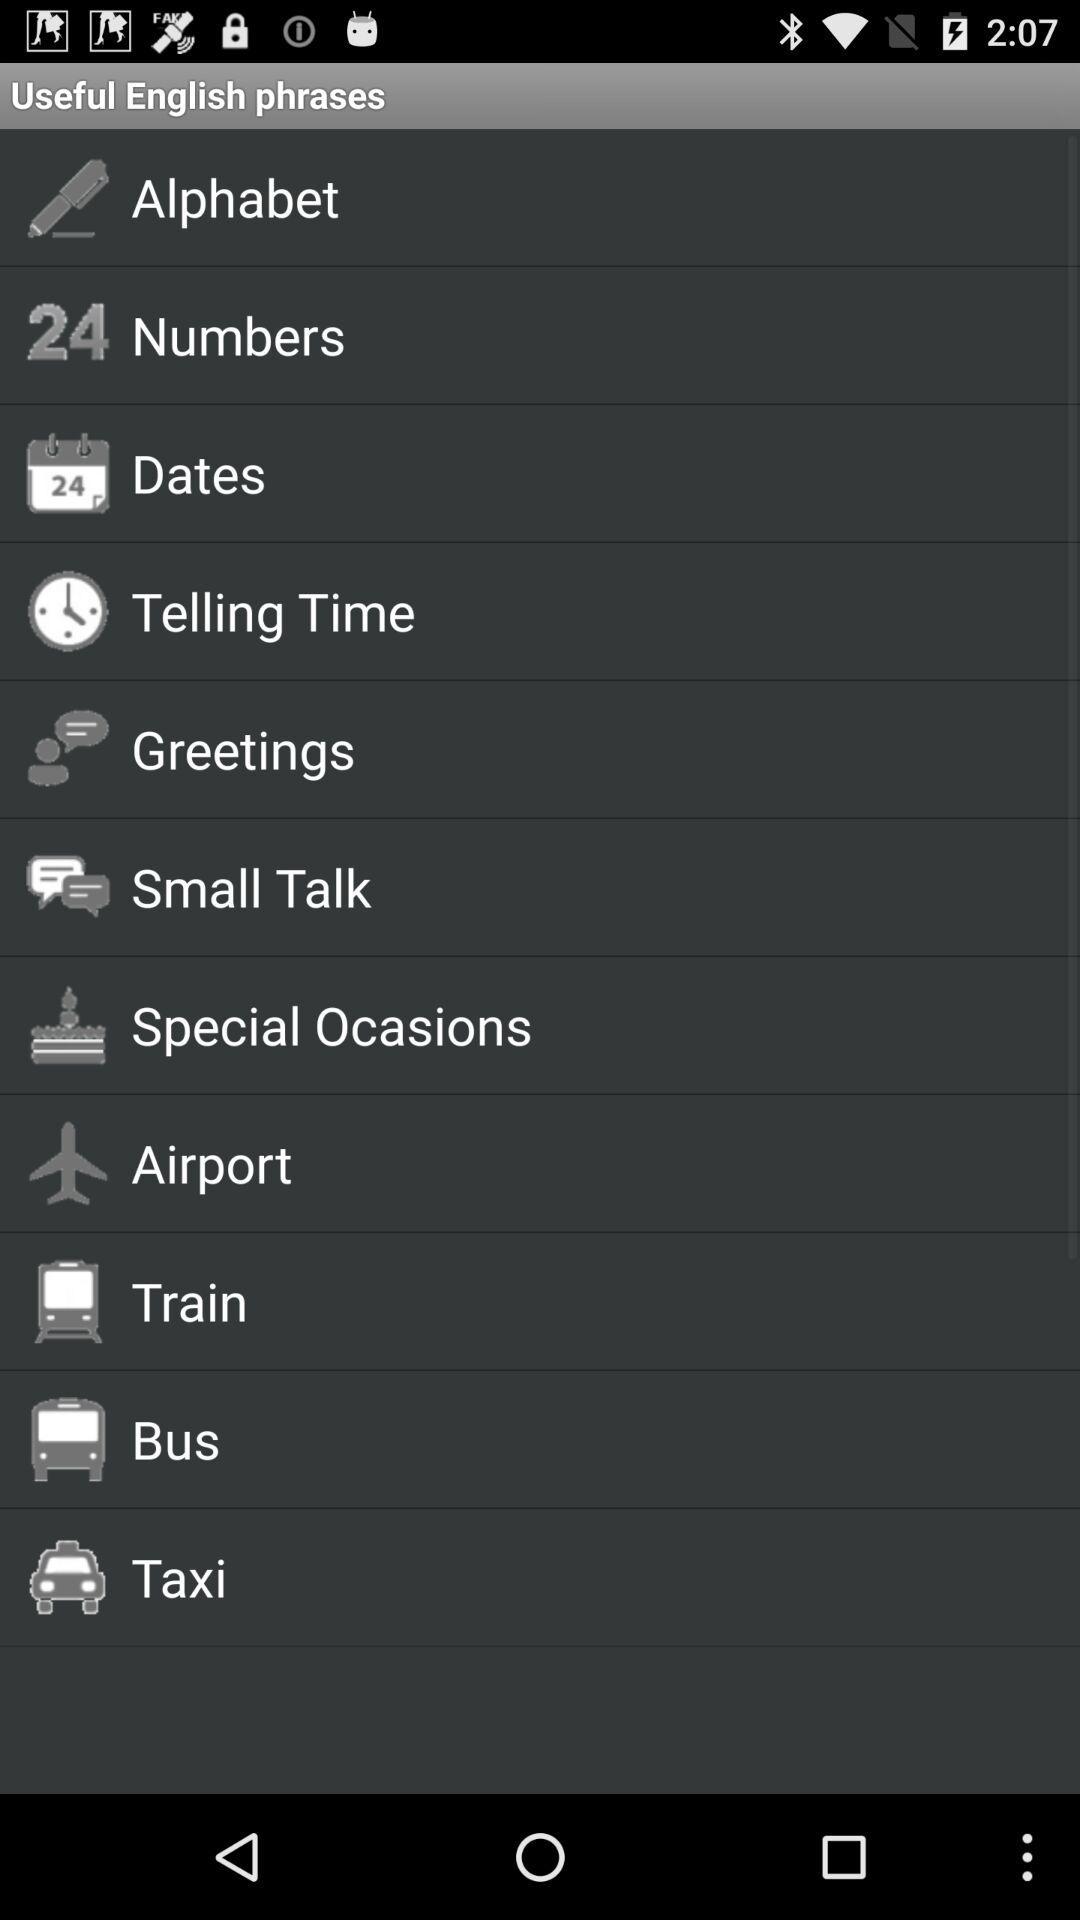  Describe the element at coordinates (582, 471) in the screenshot. I see `the dates` at that location.